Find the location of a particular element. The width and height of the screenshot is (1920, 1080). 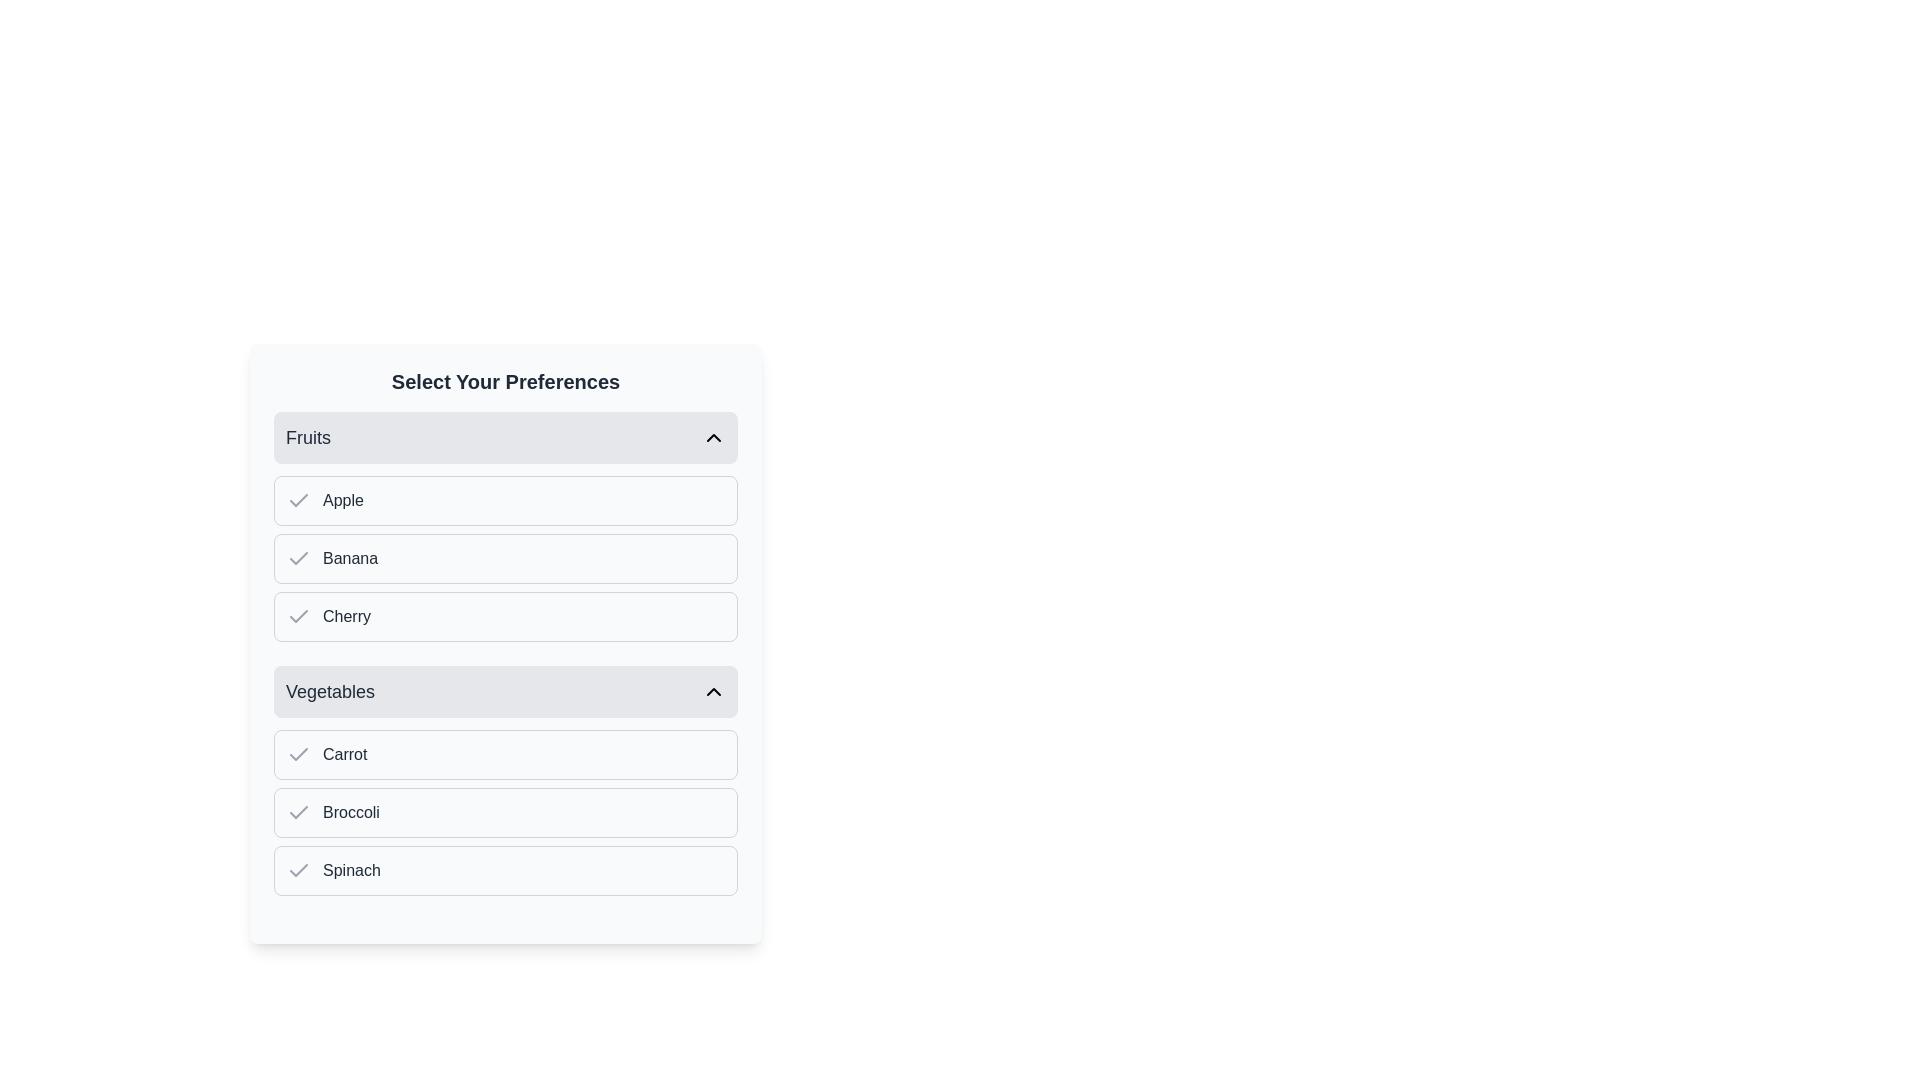

the selectable list item labeled 'Broccoli', which is the second option in the 'Vegetables' group is located at coordinates (505, 813).